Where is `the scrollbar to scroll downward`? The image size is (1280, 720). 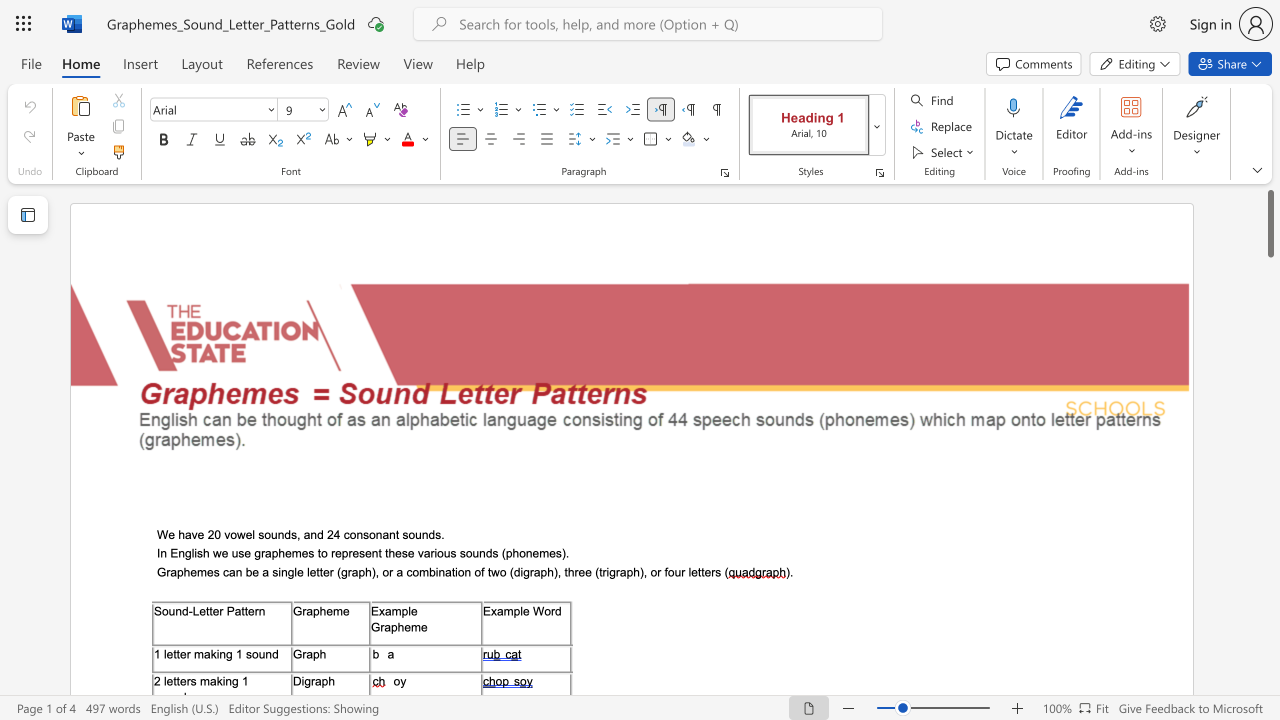
the scrollbar to scroll downward is located at coordinates (1269, 650).